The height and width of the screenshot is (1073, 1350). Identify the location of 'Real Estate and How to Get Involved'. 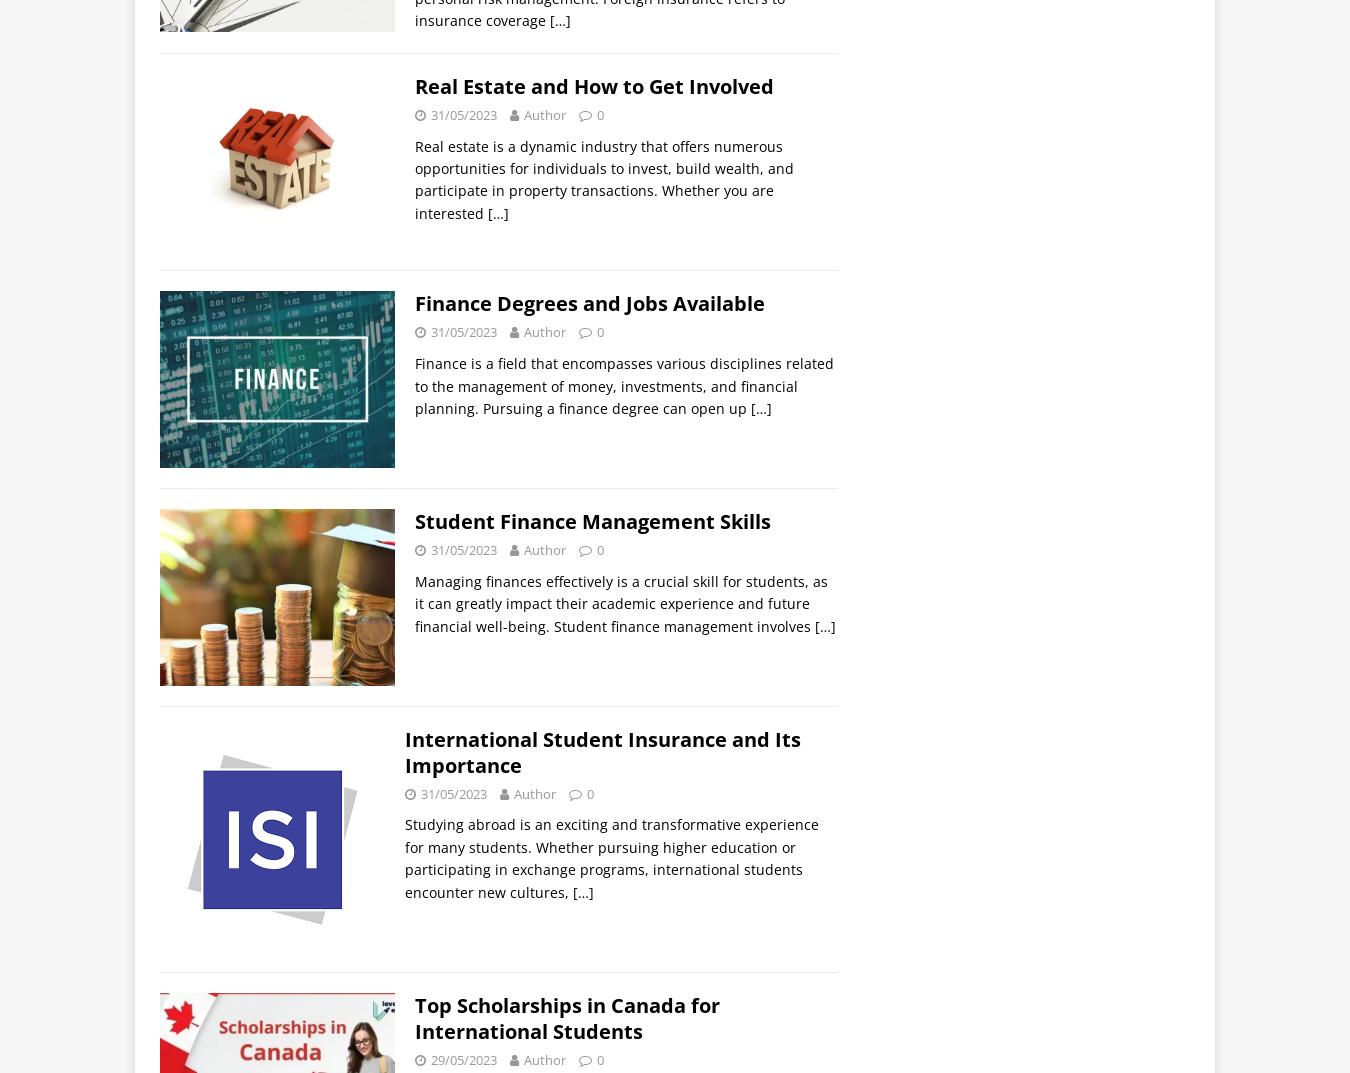
(594, 85).